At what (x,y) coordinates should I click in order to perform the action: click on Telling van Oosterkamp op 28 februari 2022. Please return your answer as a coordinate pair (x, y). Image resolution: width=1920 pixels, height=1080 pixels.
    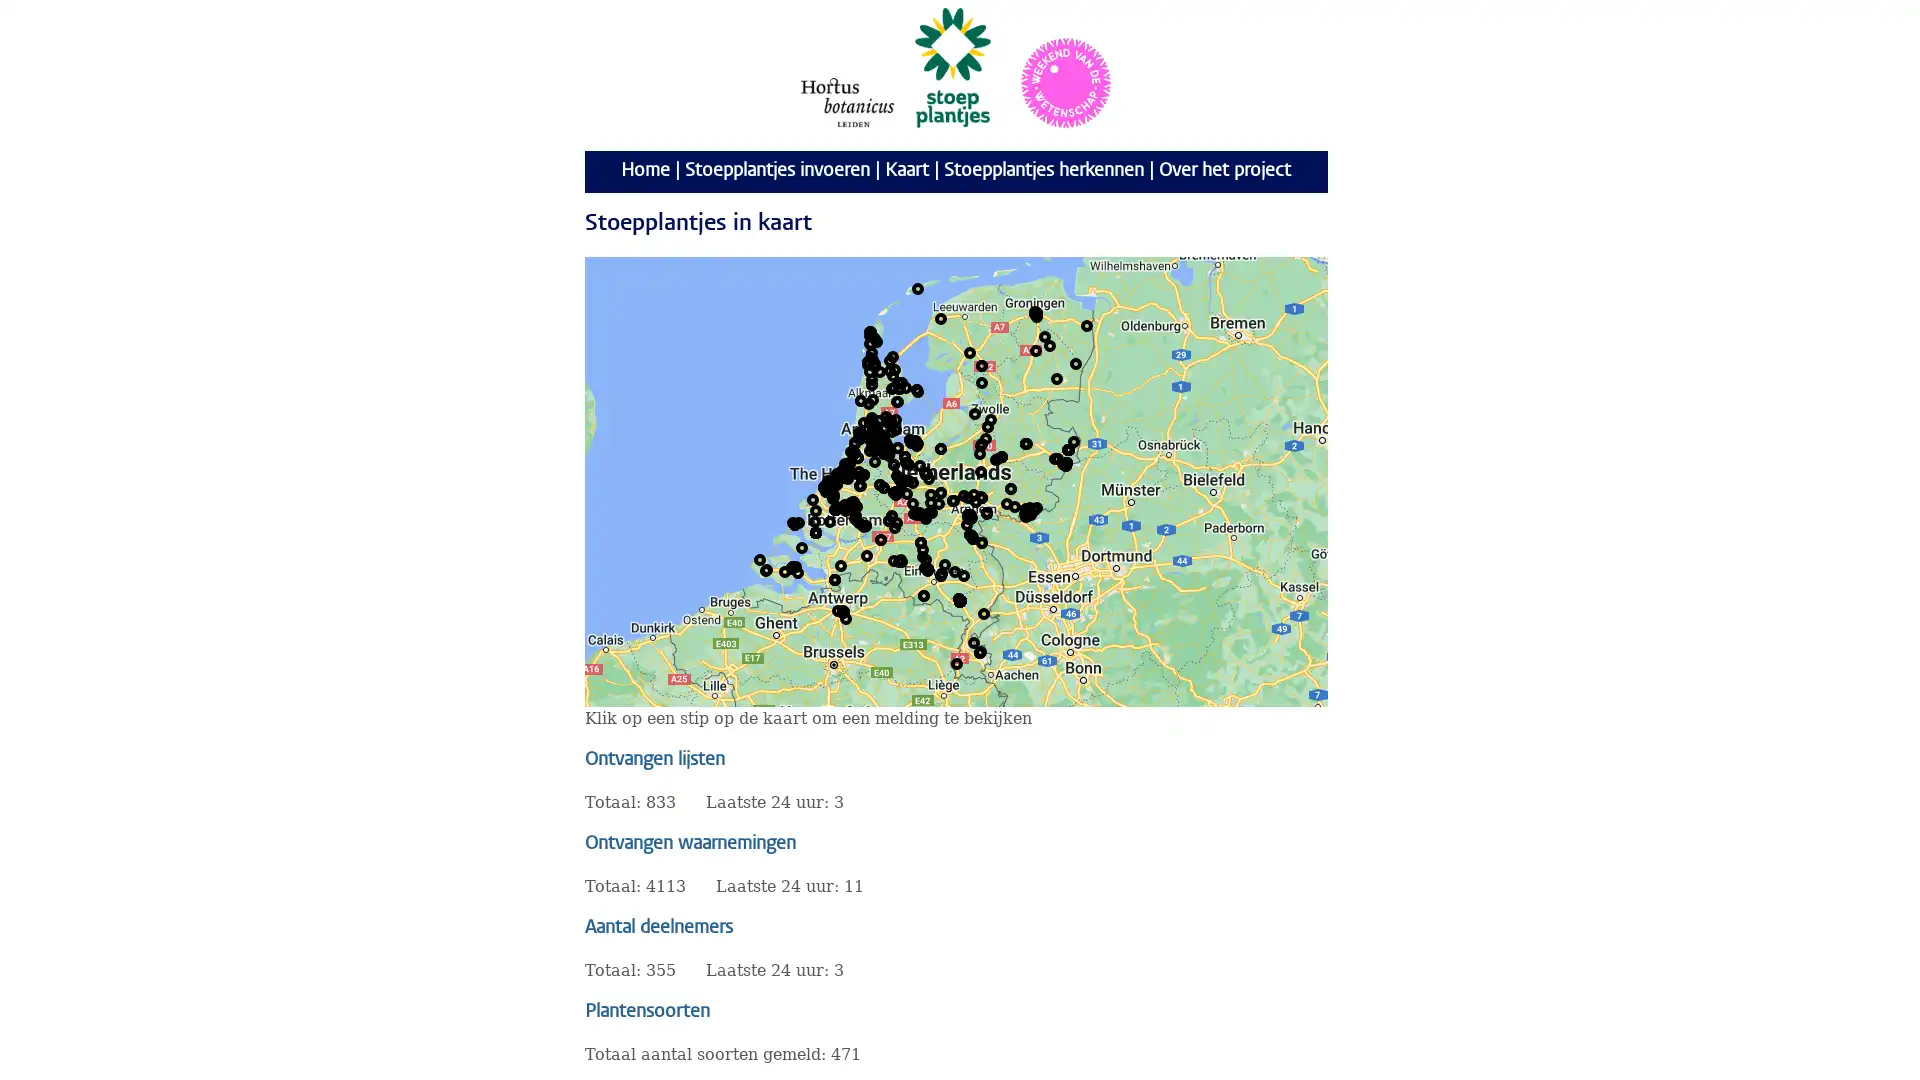
    Looking at the image, I should click on (916, 288).